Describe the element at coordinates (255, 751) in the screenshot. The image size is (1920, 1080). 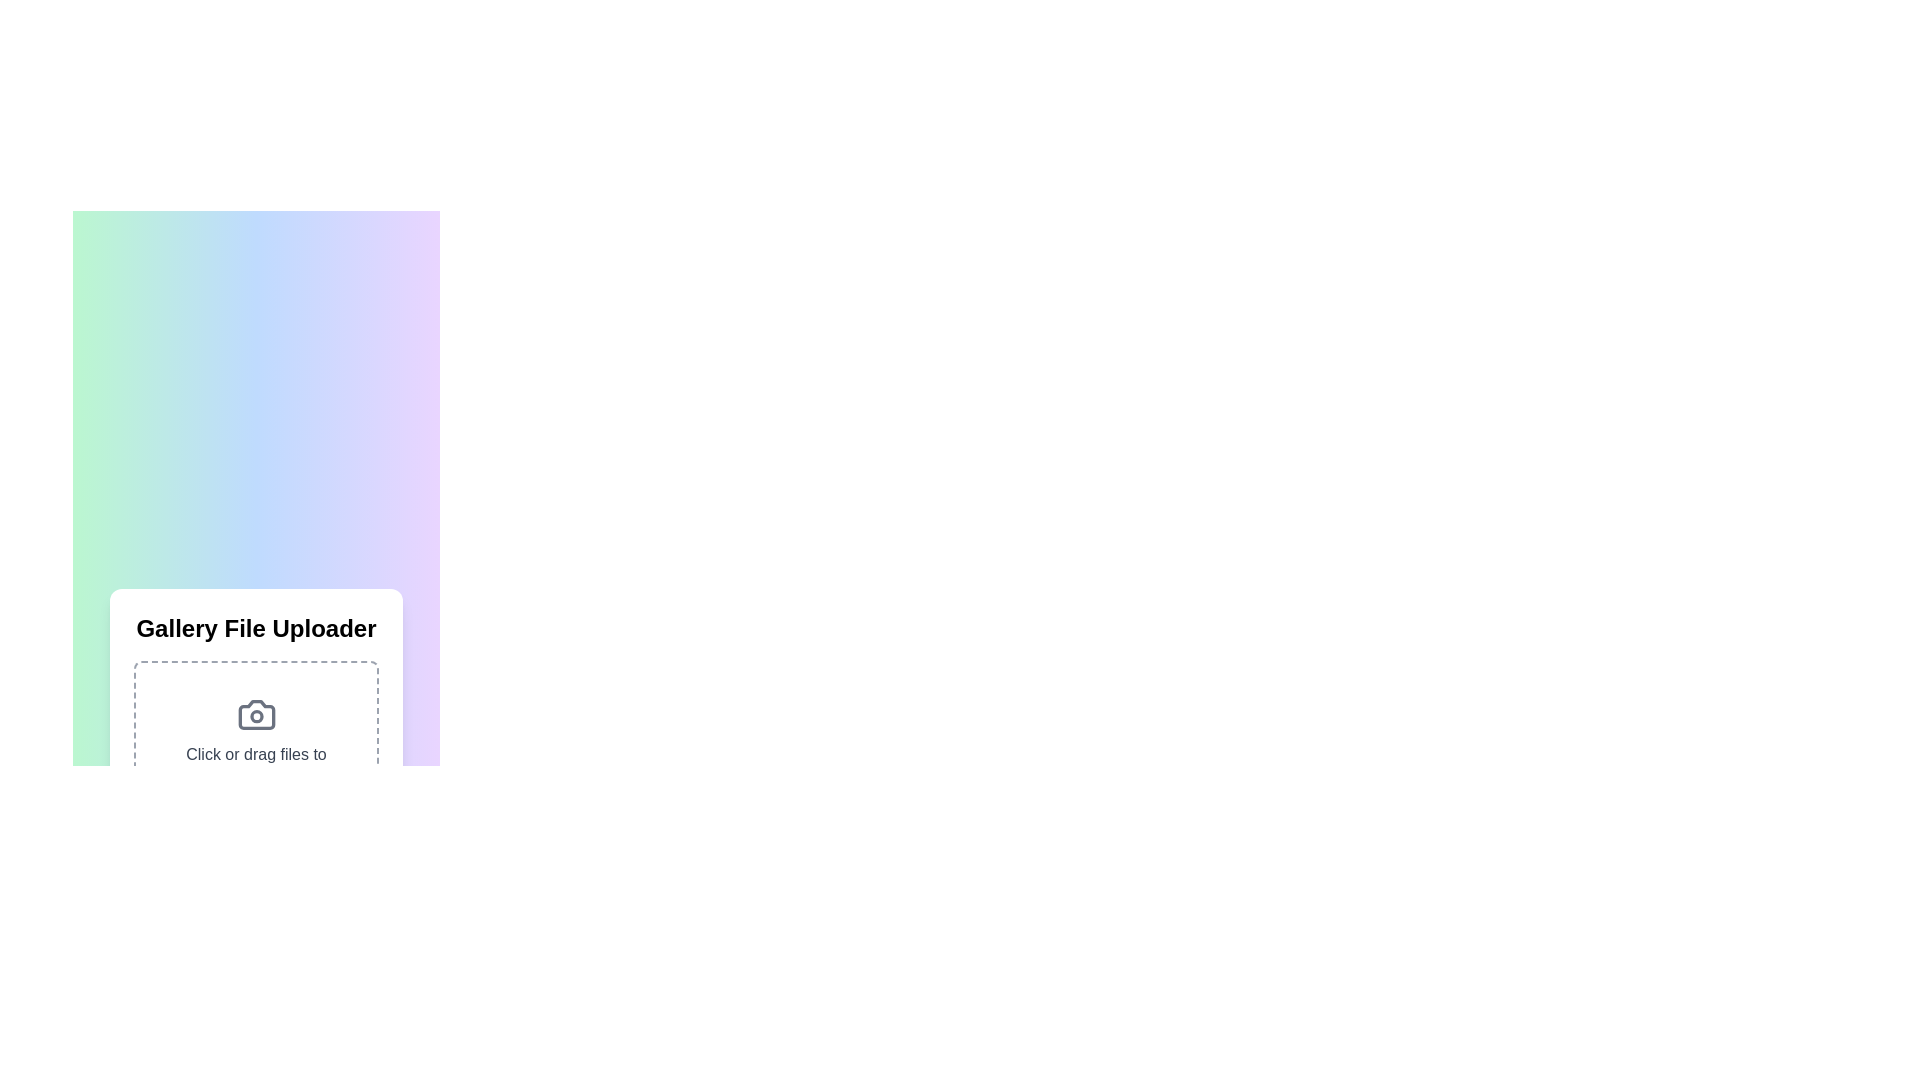
I see `the dashed border area of the File Upload Component, which is centrally located within a colorful gradient background` at that location.